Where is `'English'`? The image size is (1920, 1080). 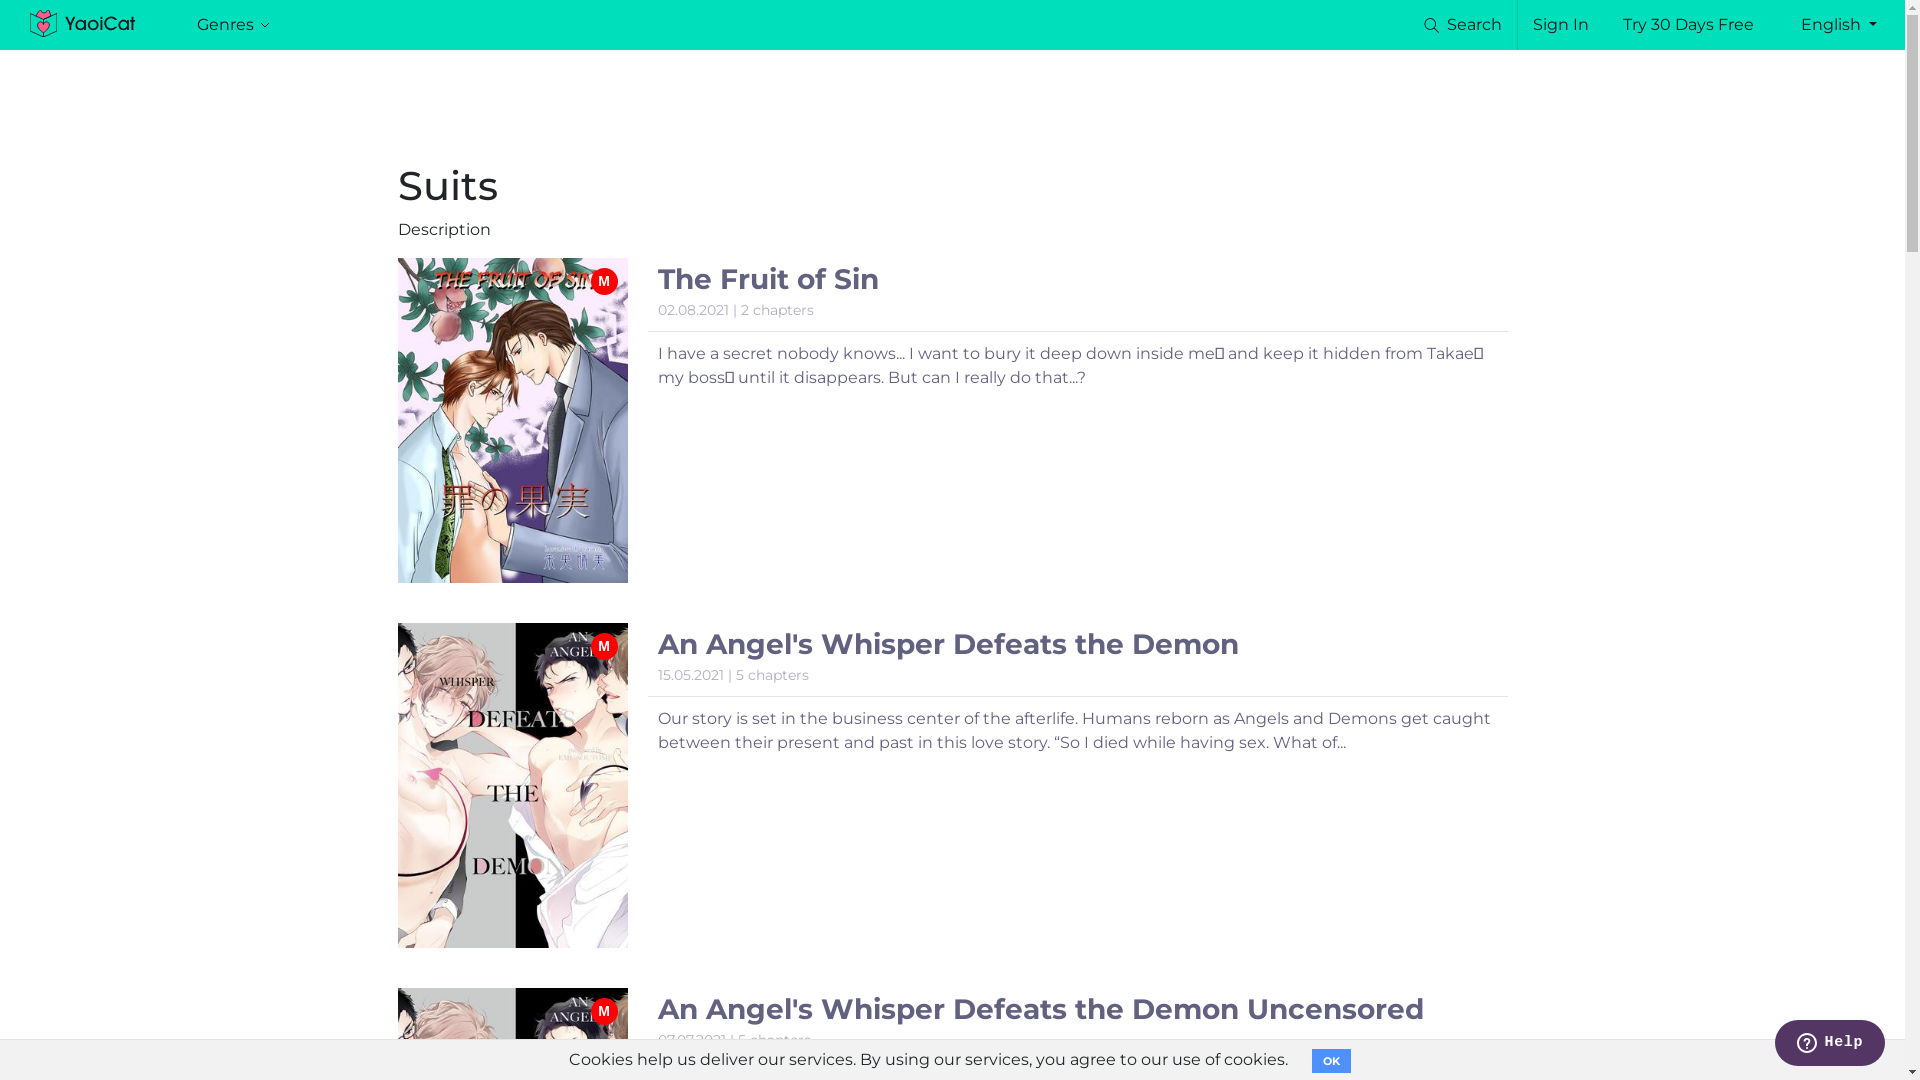 'English' is located at coordinates (1838, 24).